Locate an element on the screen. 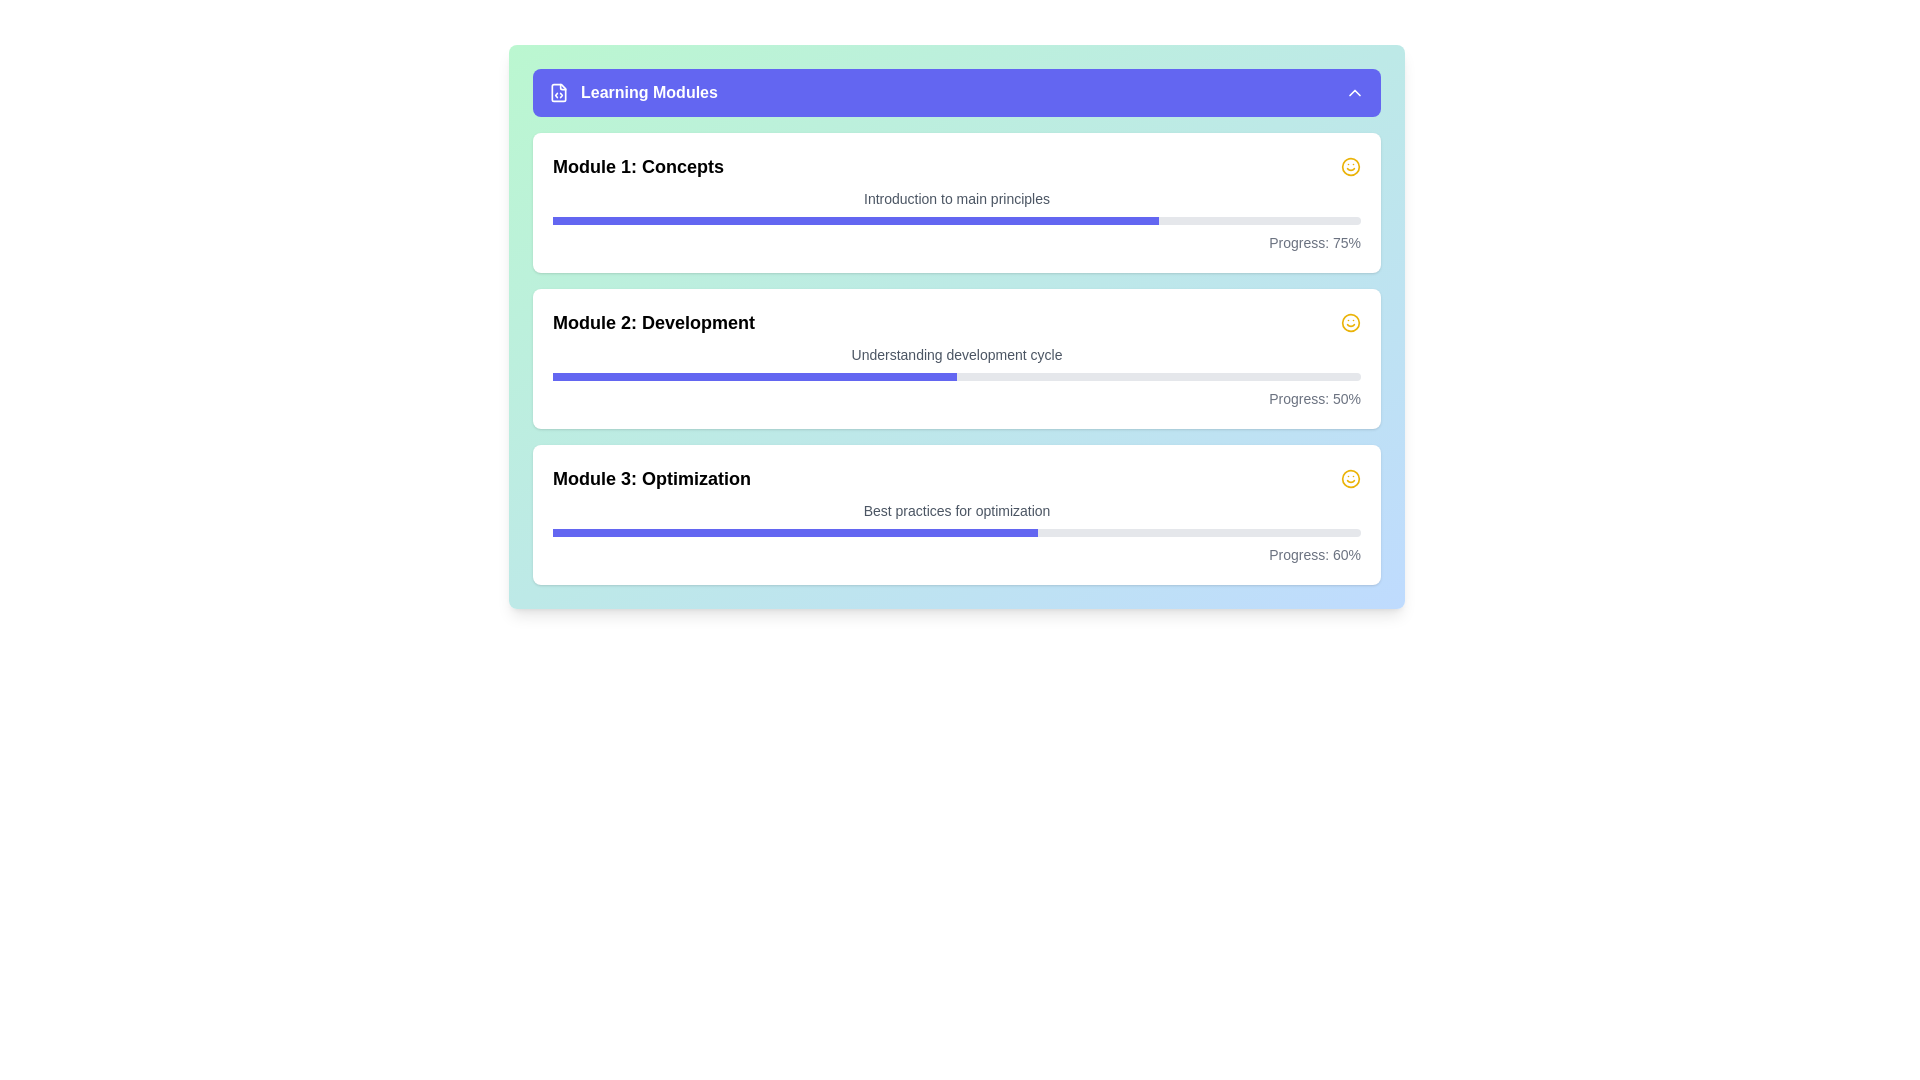 The image size is (1920, 1080). the circular graphical feature with a yellow outline that is part of the smiley face icon associated with Module 2: Development is located at coordinates (1350, 478).